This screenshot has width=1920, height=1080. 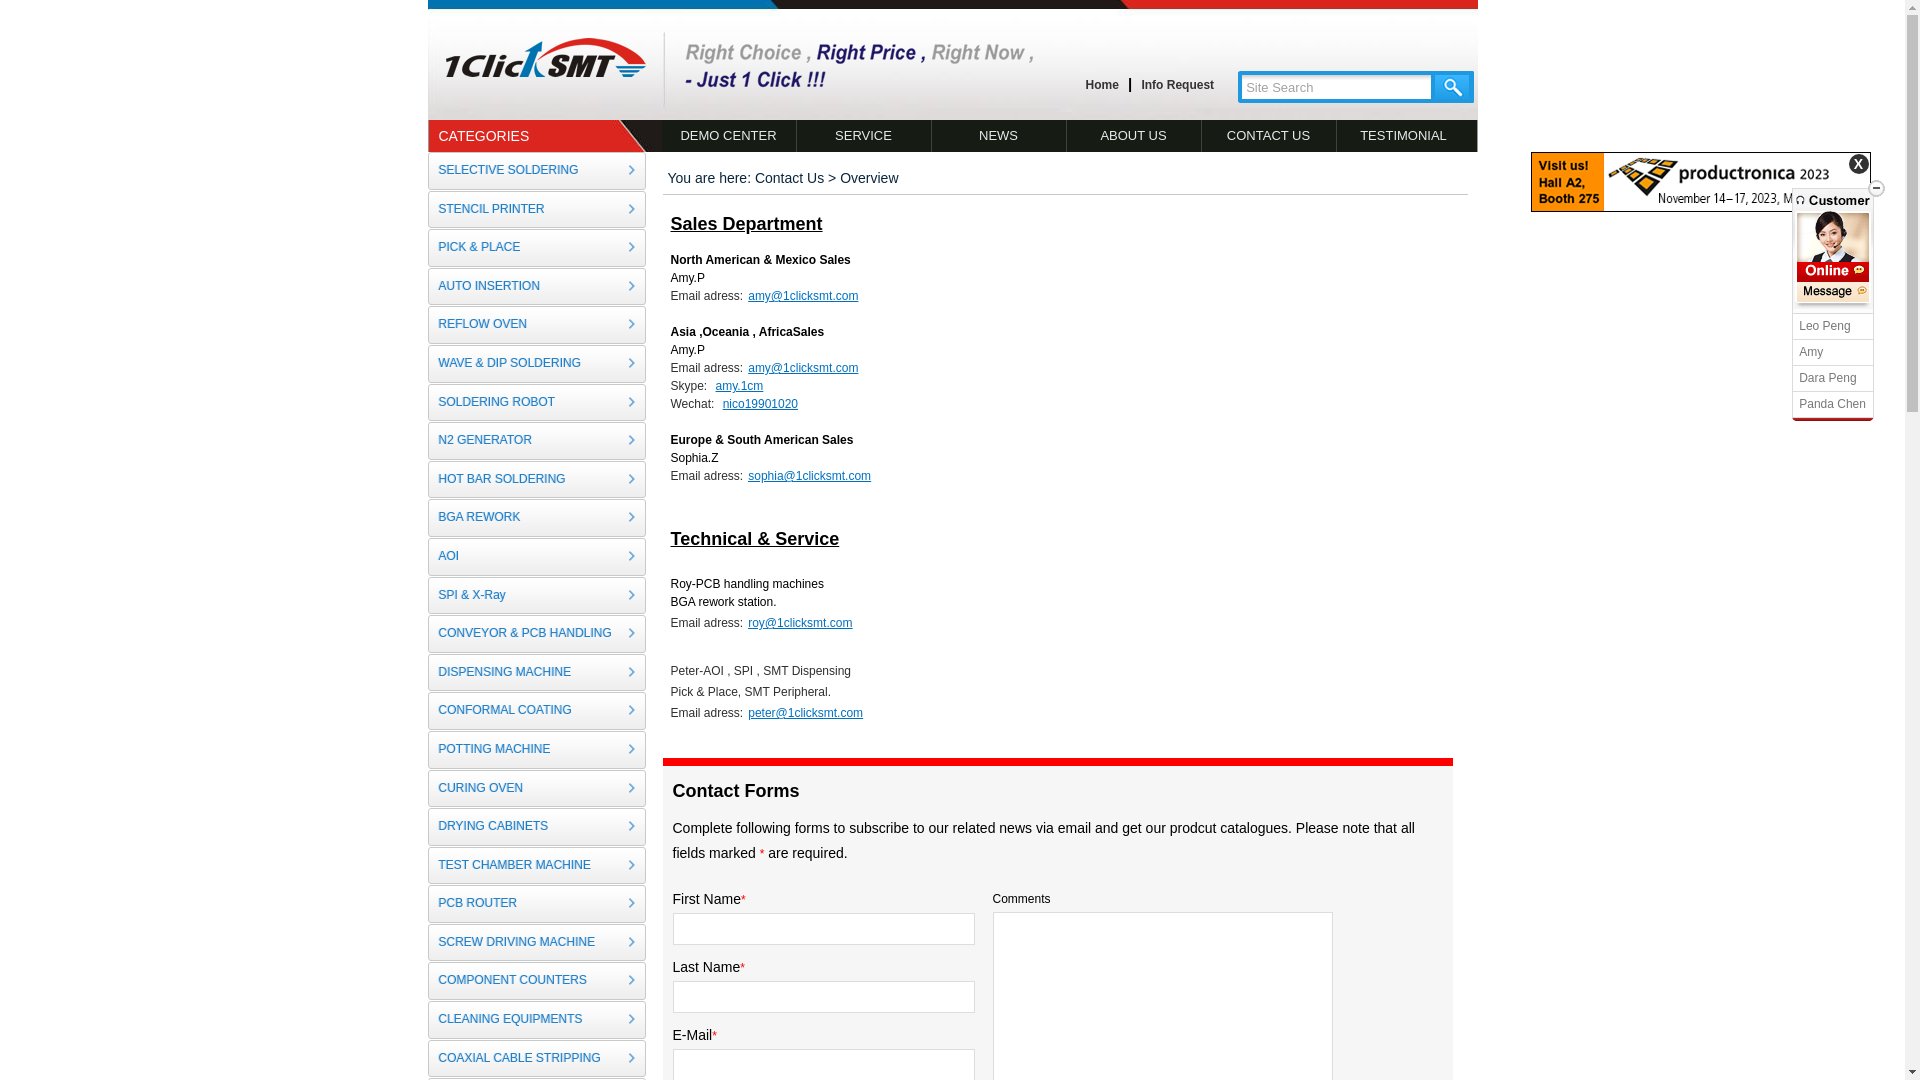 What do you see at coordinates (802, 712) in the screenshot?
I see `'peter@1clicksmt.com'` at bounding box center [802, 712].